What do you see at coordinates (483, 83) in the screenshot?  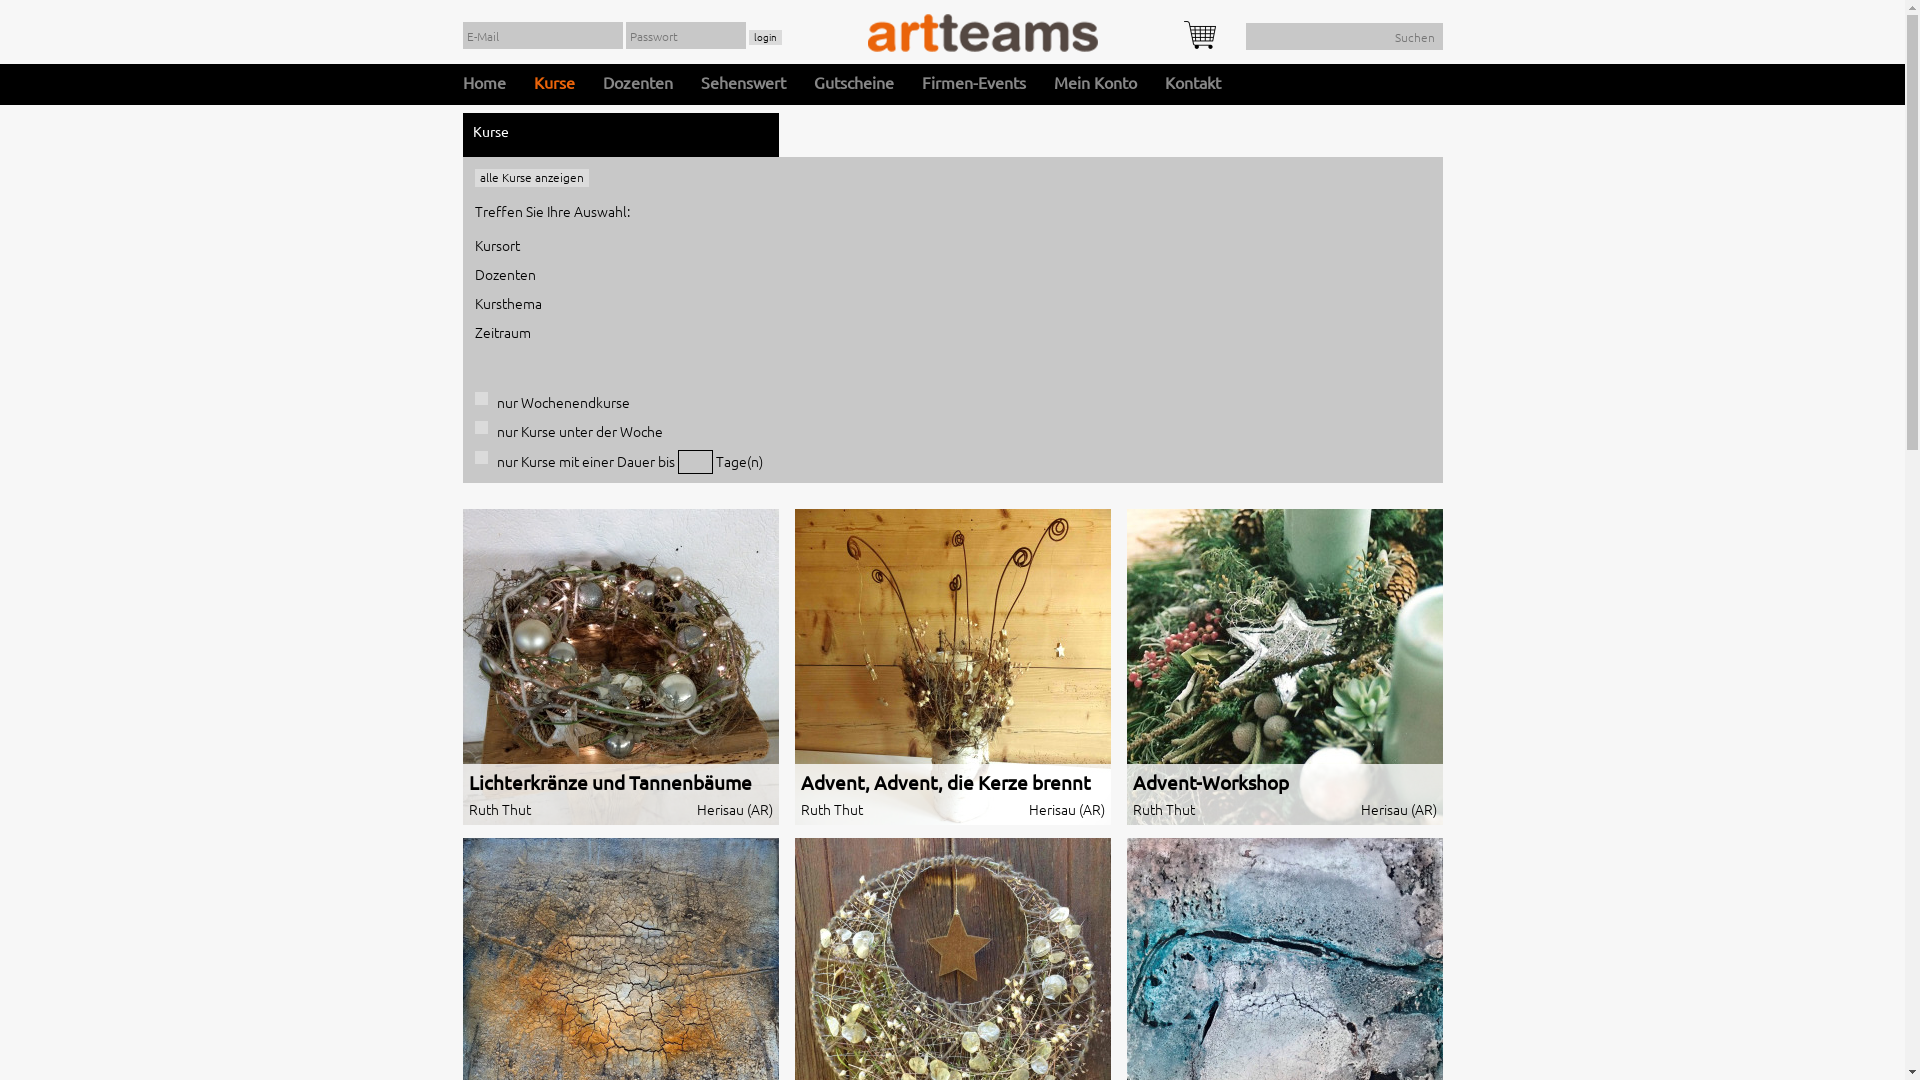 I see `'Home'` at bounding box center [483, 83].